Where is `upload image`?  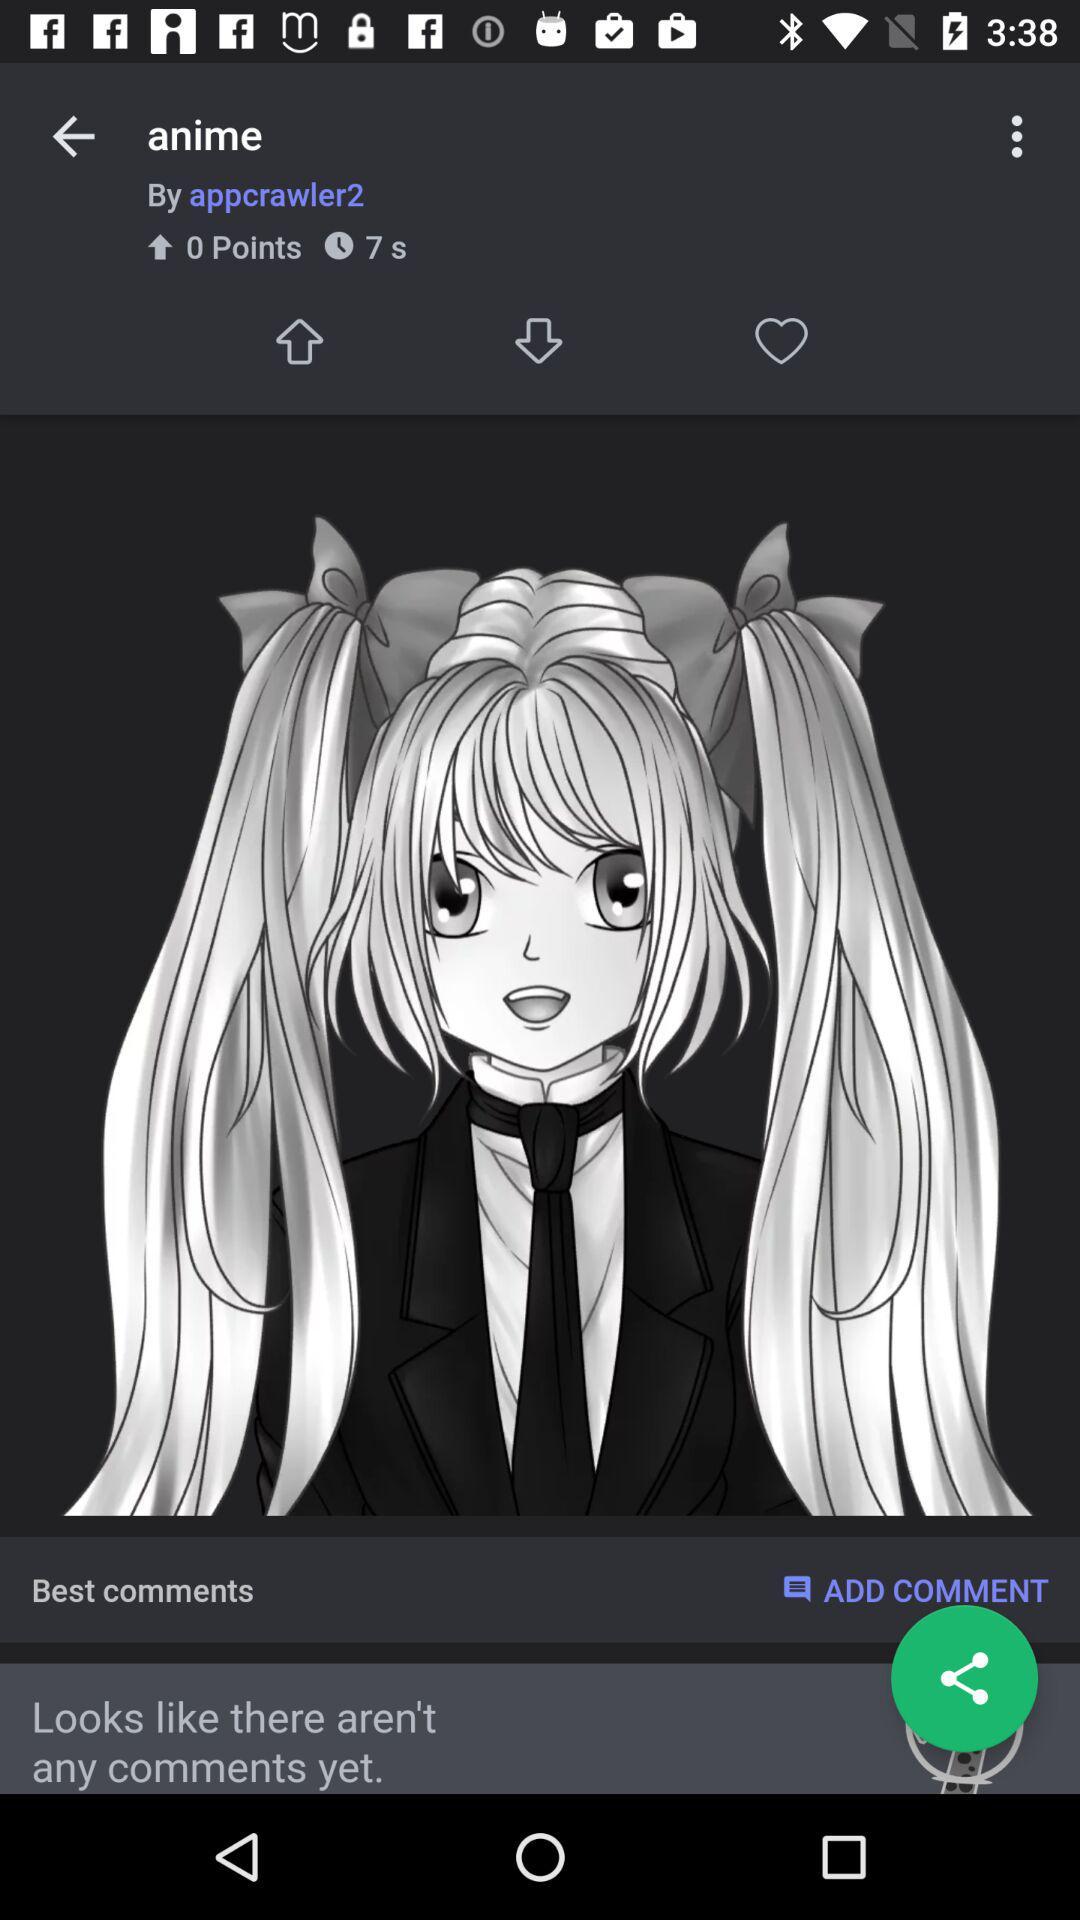
upload image is located at coordinates (298, 341).